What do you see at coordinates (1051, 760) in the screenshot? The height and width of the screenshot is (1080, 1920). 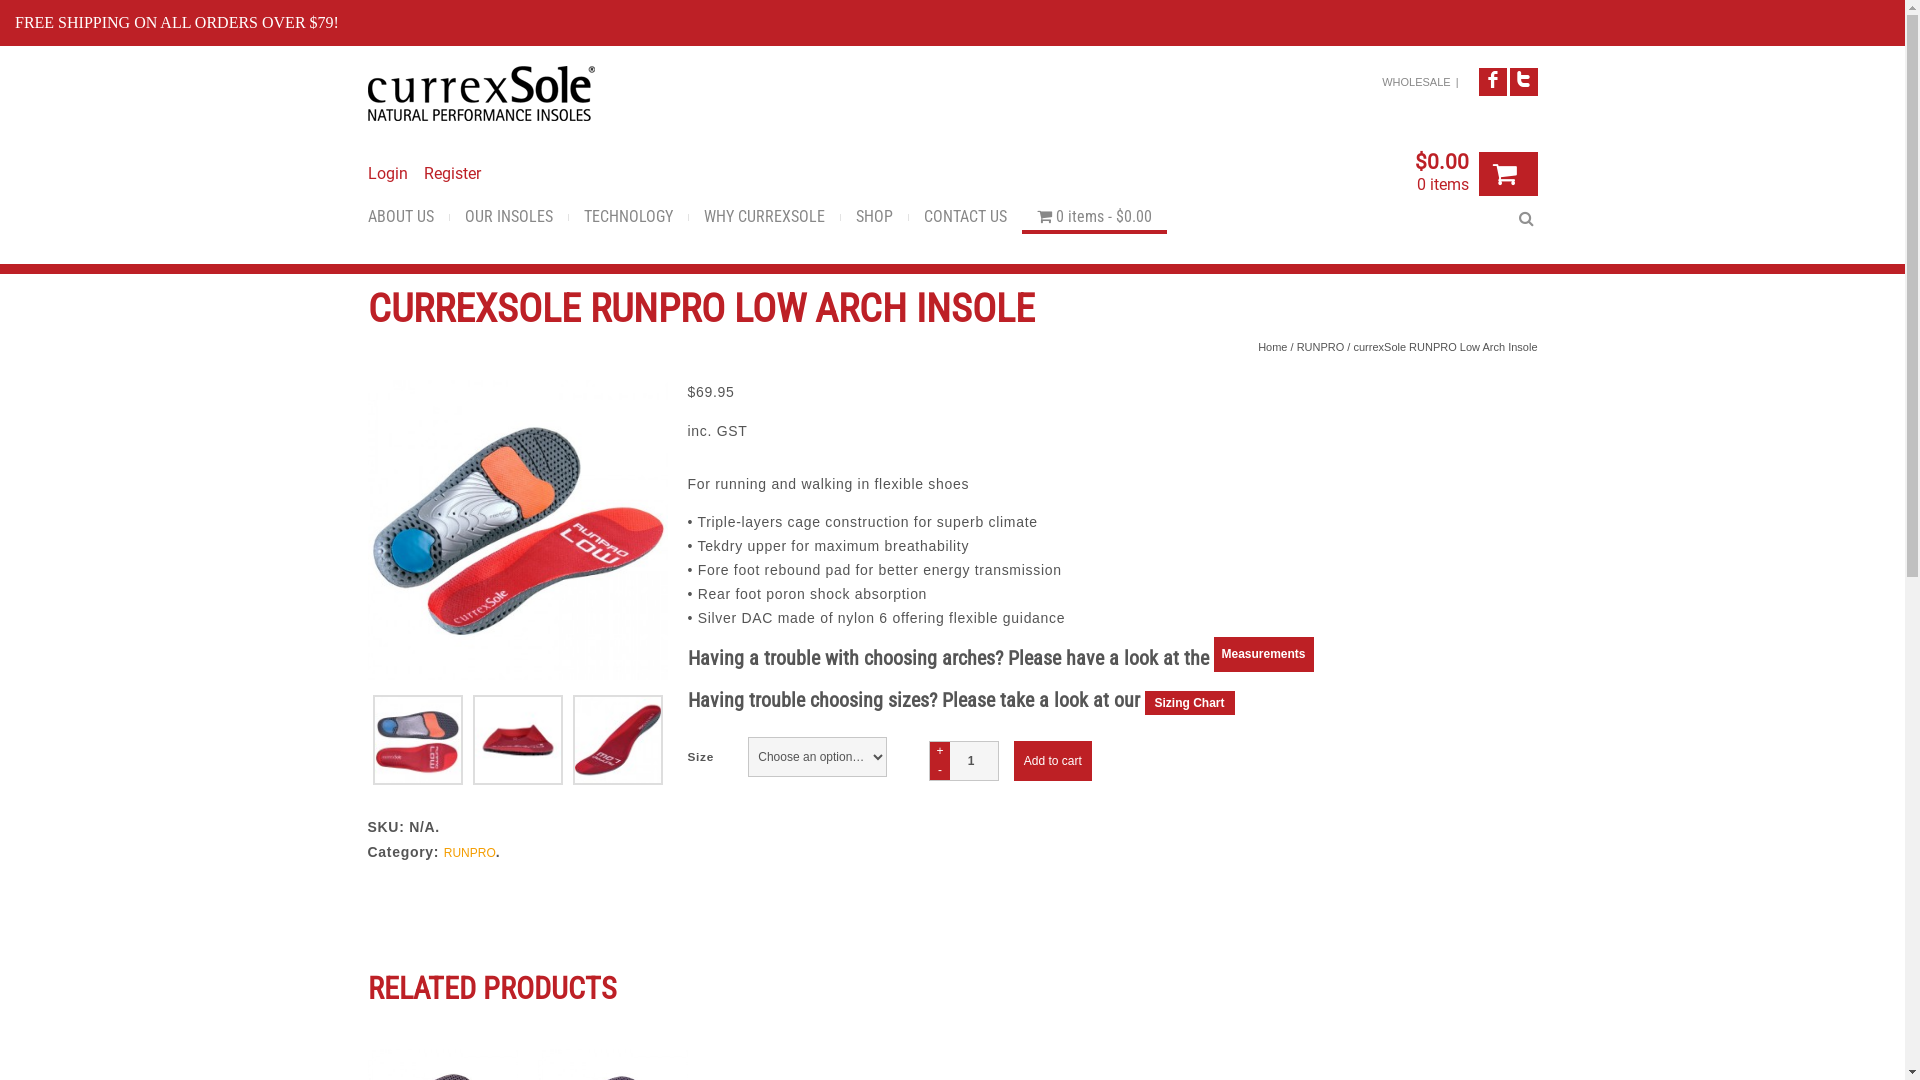 I see `'Add to cart'` at bounding box center [1051, 760].